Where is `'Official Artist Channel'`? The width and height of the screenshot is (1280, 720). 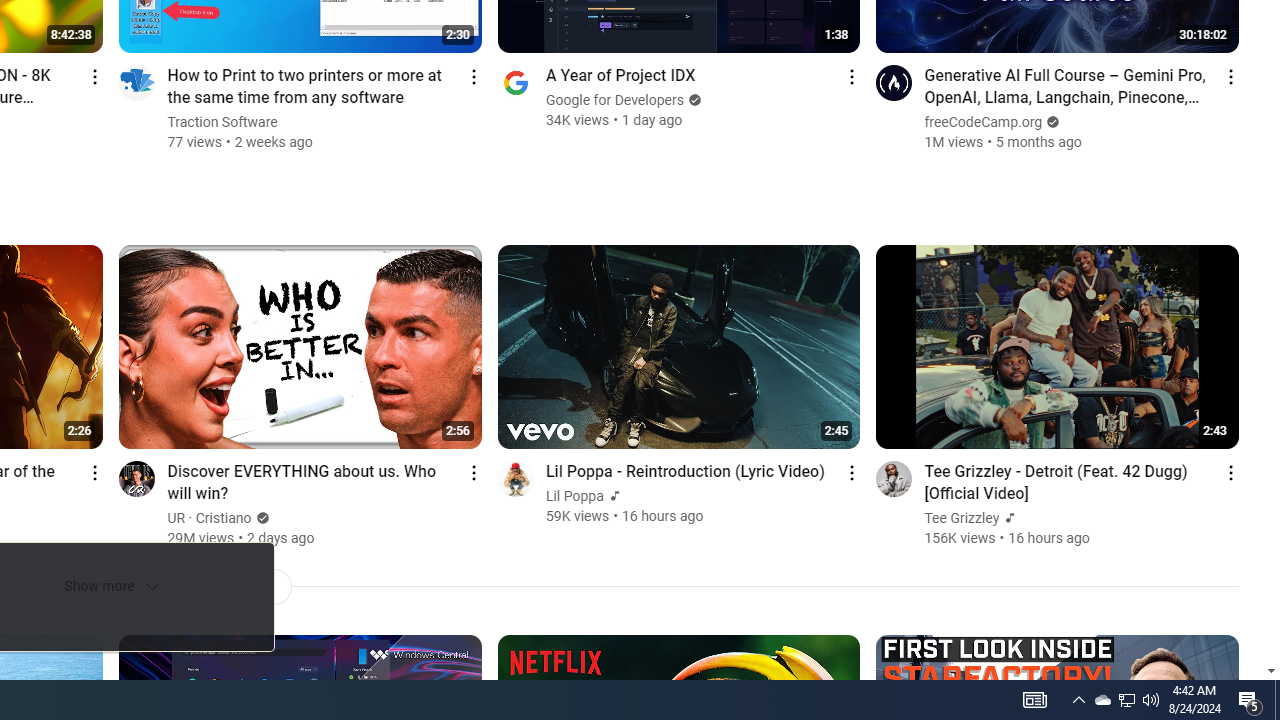 'Official Artist Channel' is located at coordinates (1008, 517).